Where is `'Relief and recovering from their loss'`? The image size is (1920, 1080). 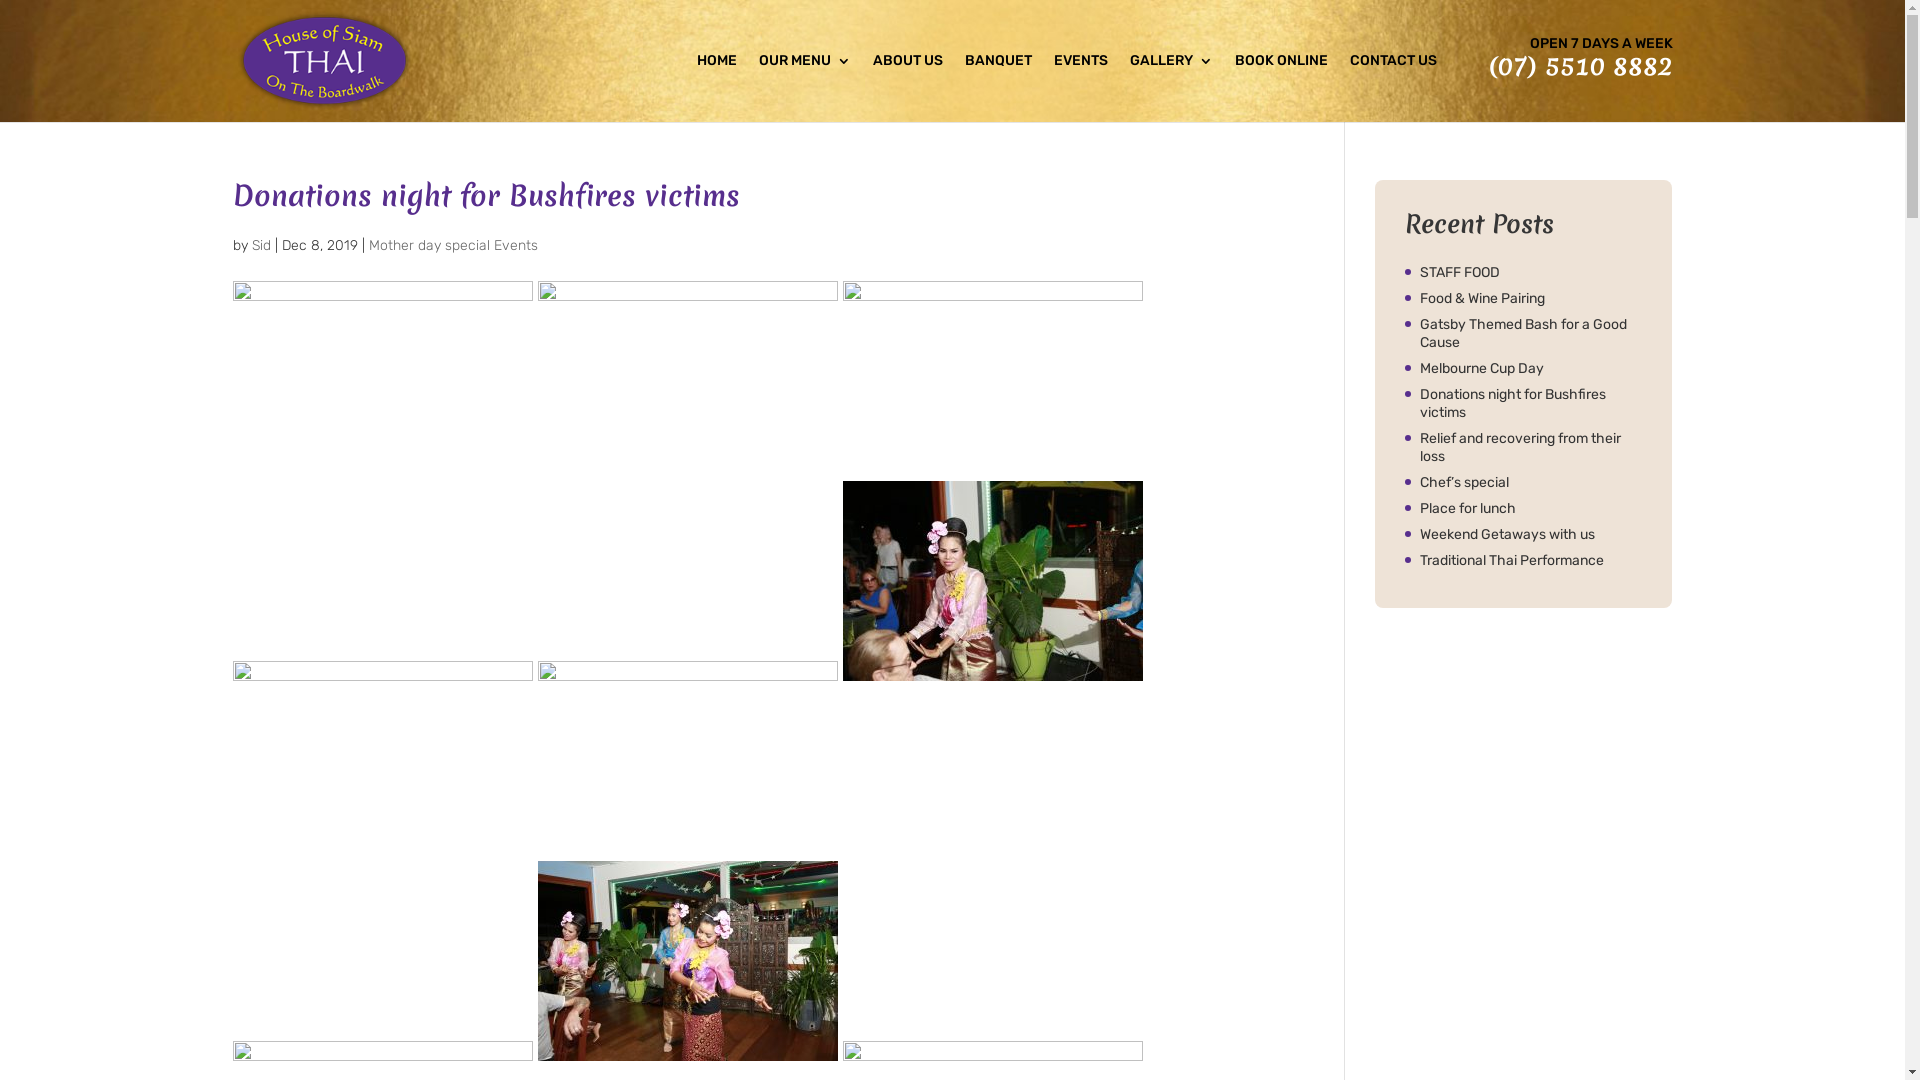 'Relief and recovering from their loss' is located at coordinates (1530, 446).